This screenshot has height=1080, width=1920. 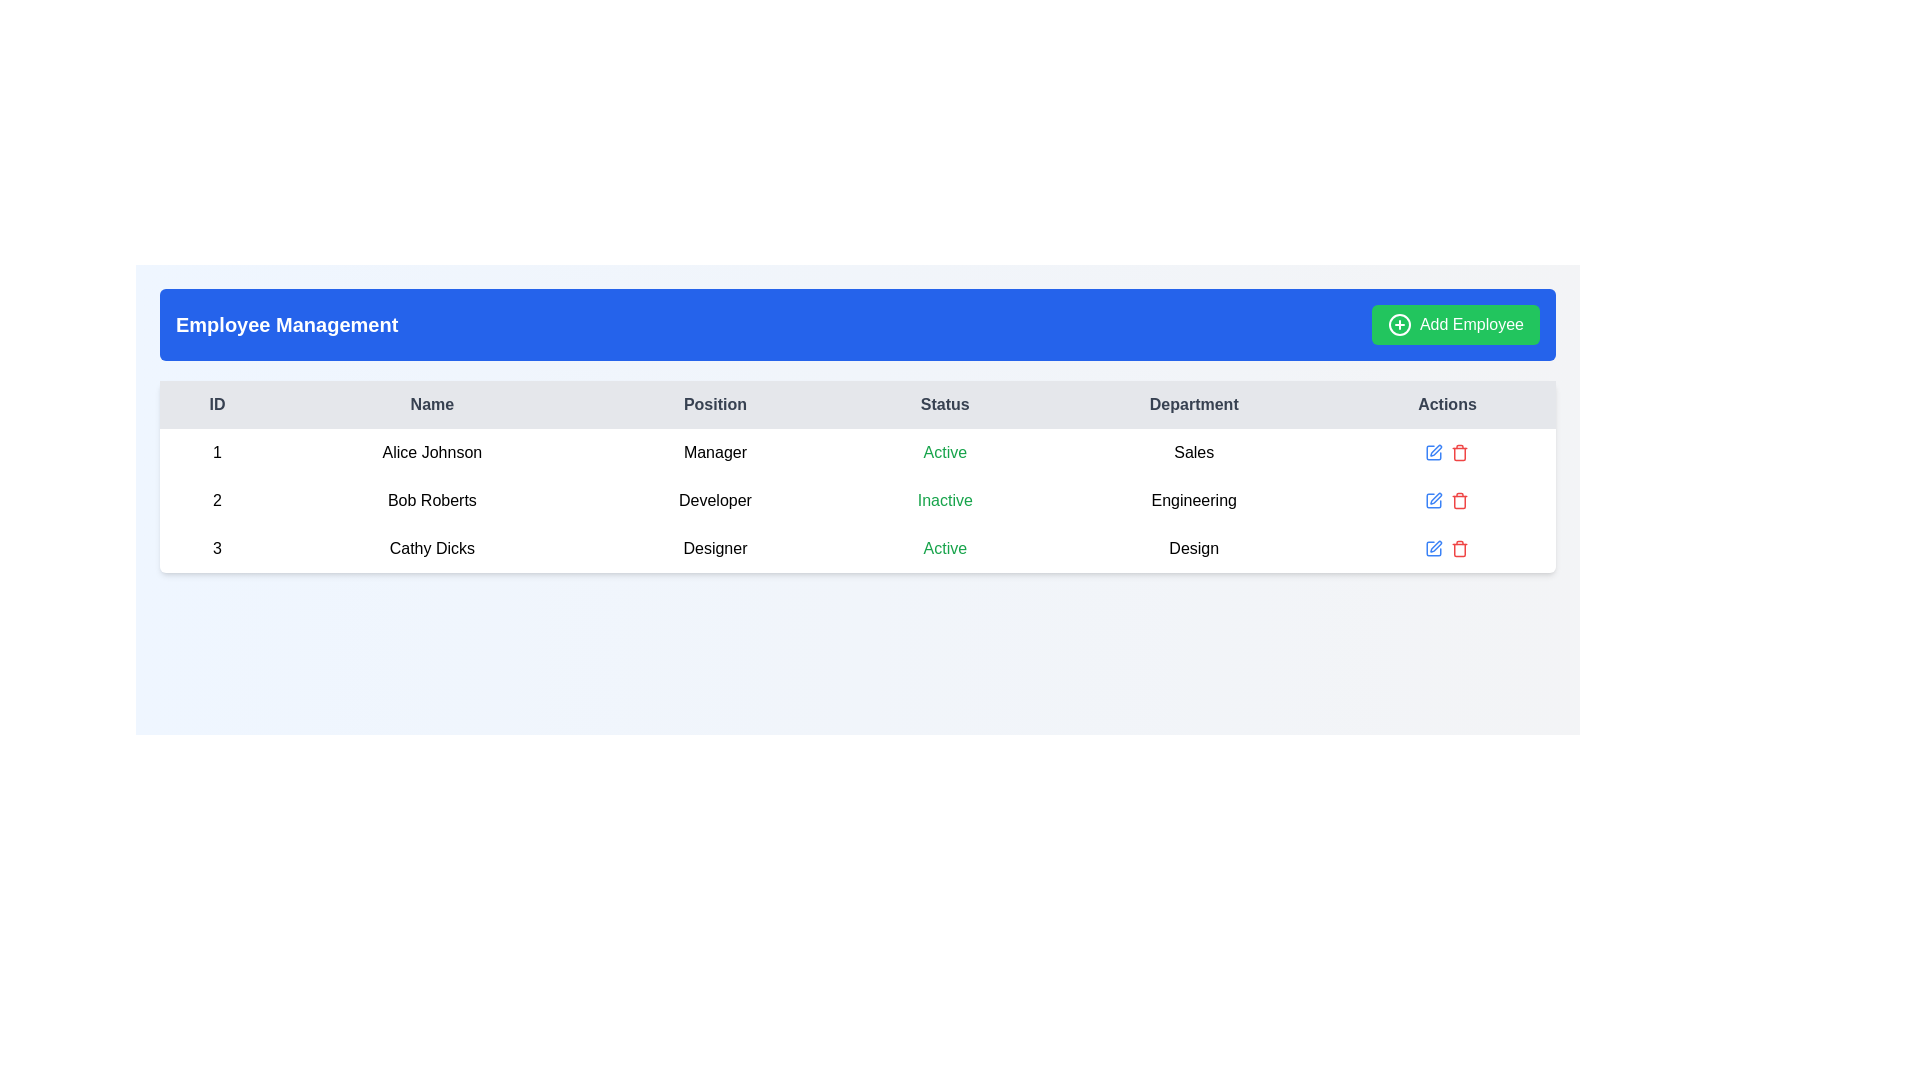 I want to click on the blue button with a pen icon in the 'Actions' column of the 'Employee Management' table for 'Cathy Dicks', so click(x=1447, y=548).